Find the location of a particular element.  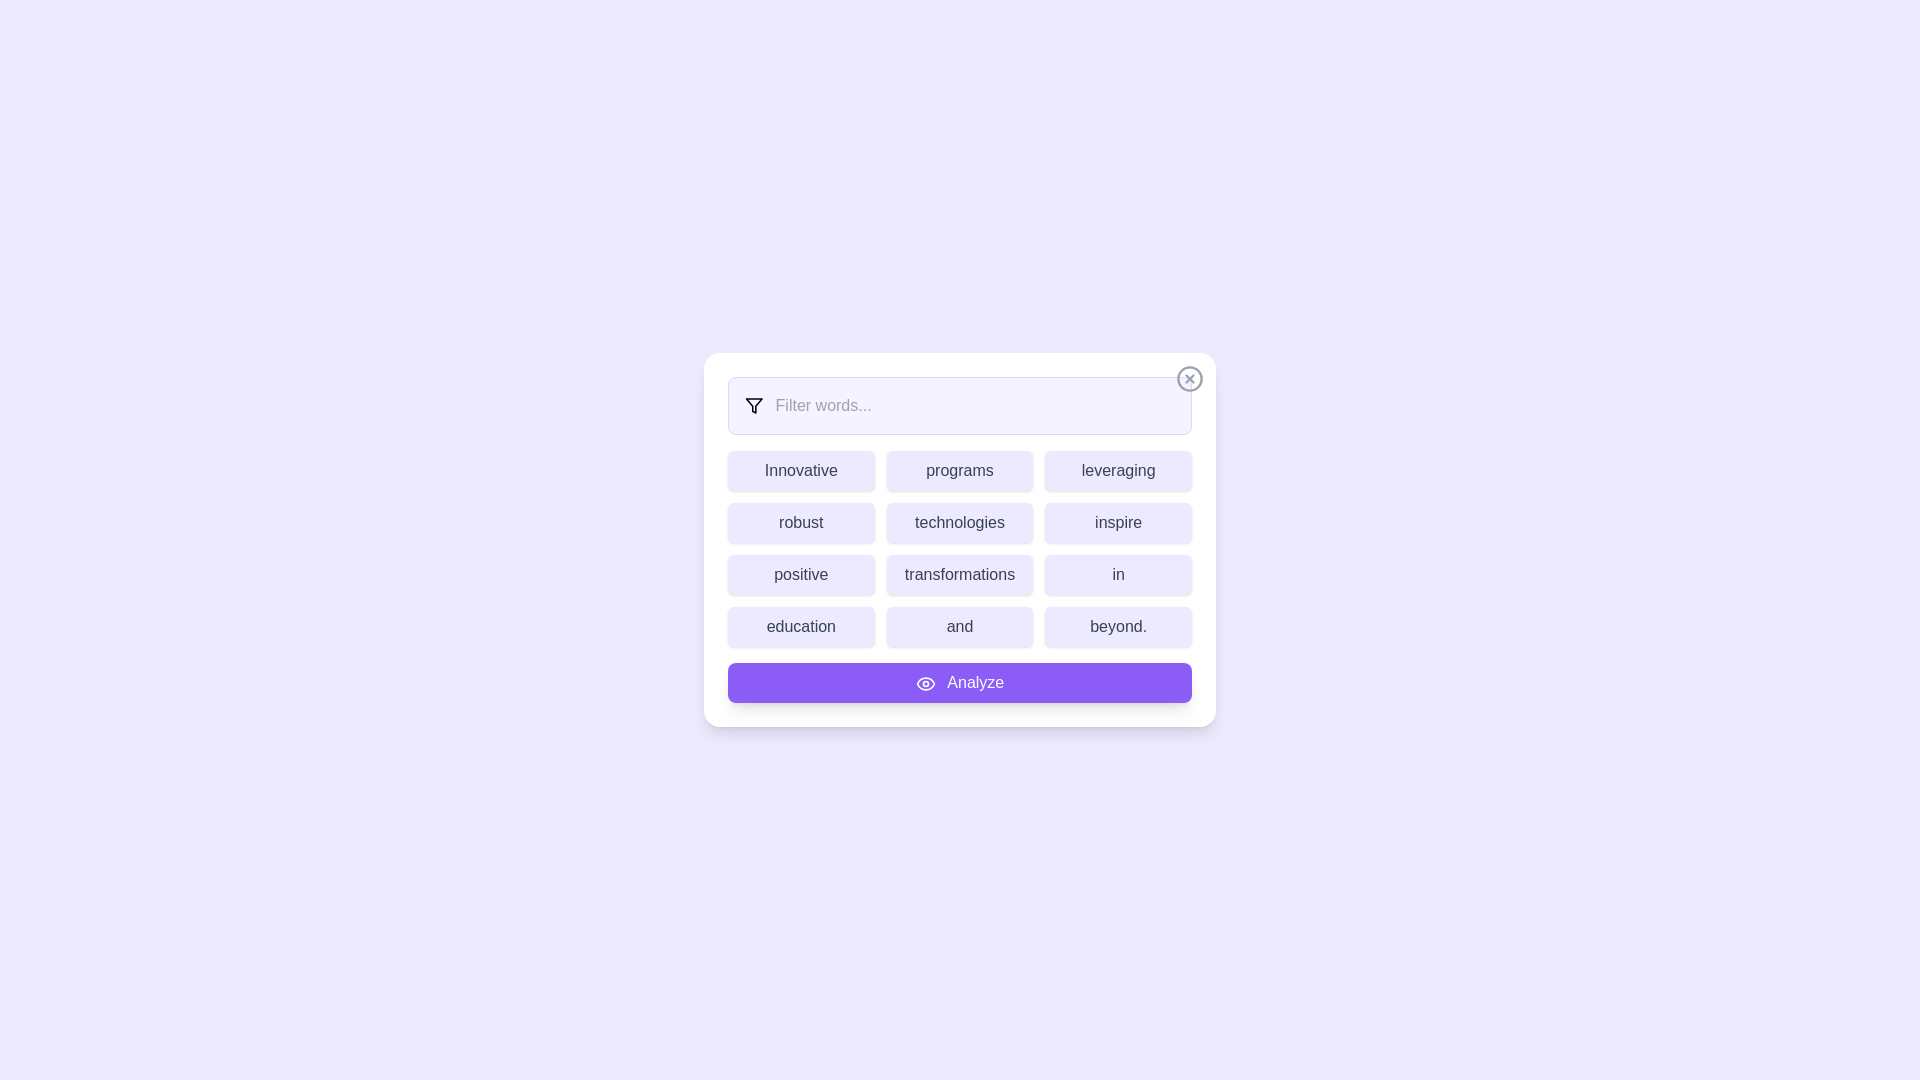

the word inspire to highlight it is located at coordinates (1117, 522).